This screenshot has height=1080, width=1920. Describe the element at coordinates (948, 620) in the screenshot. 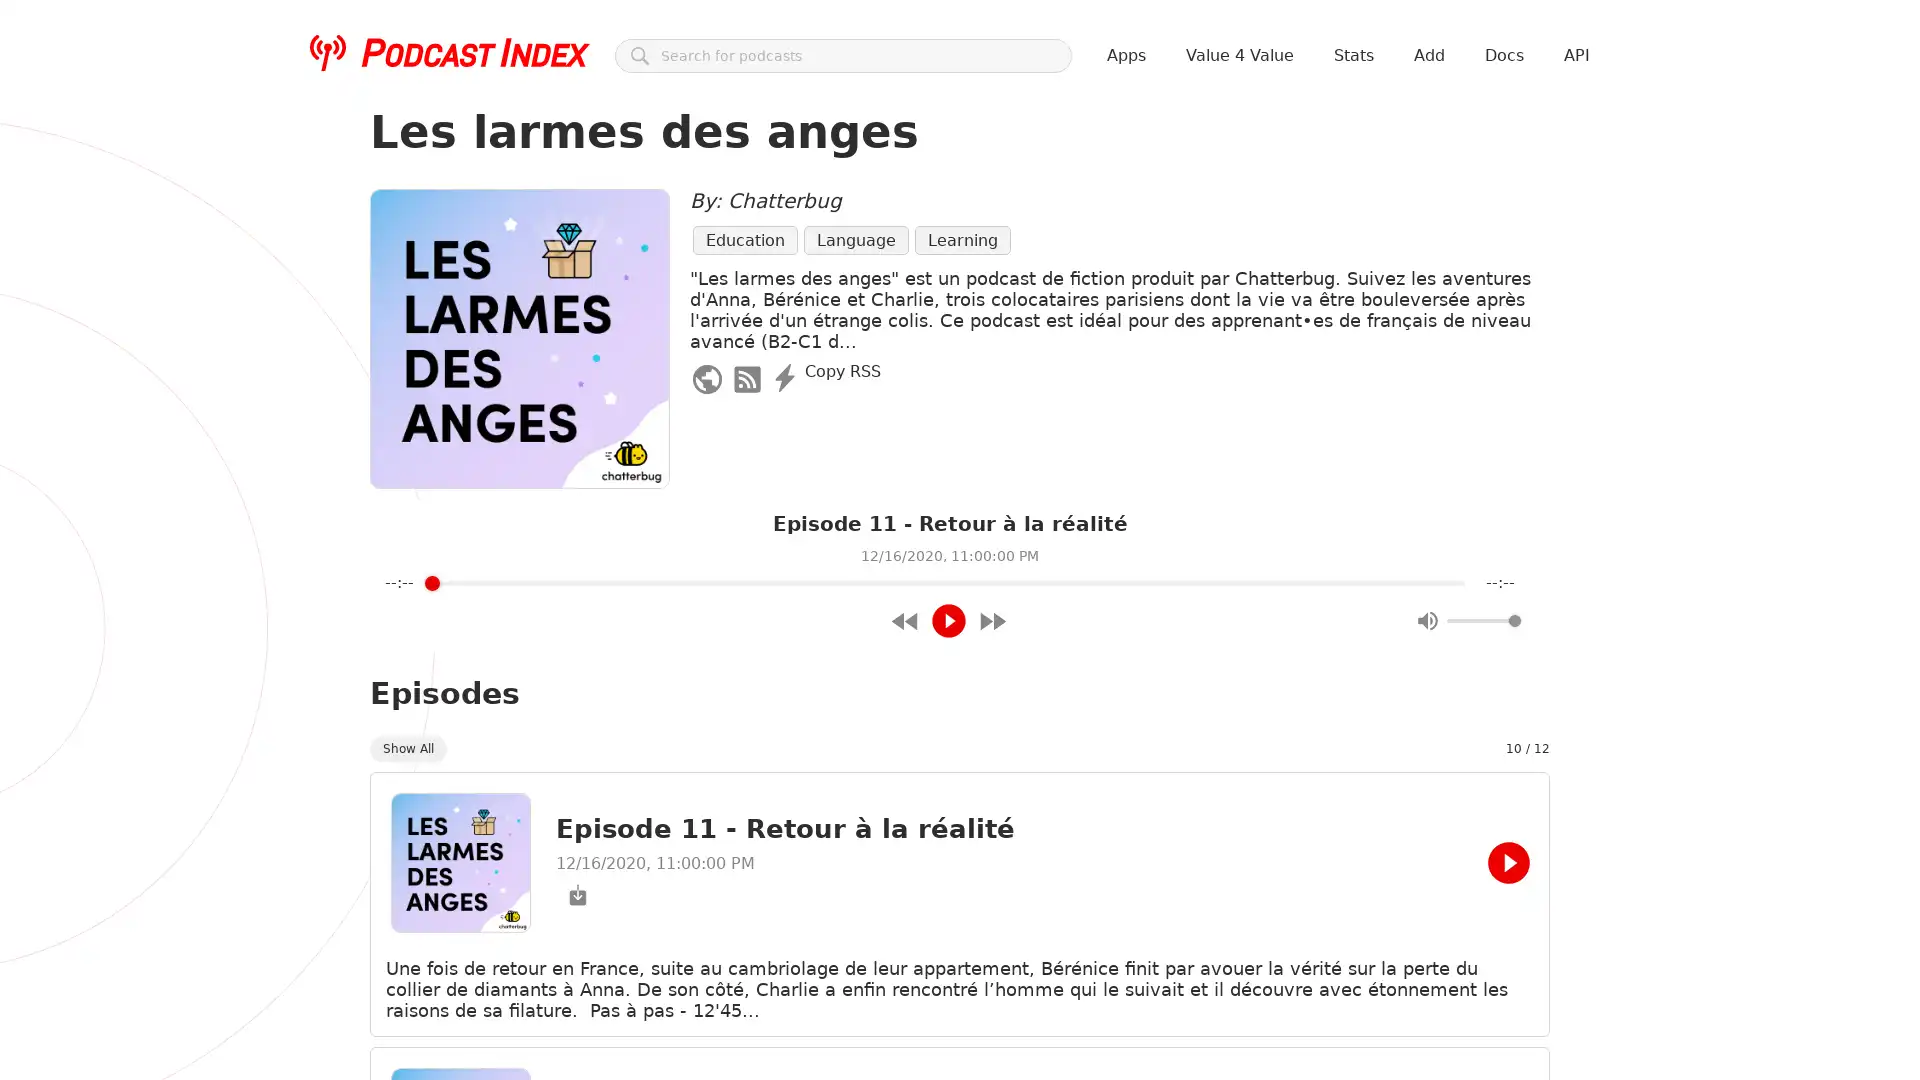

I see `Play` at that location.